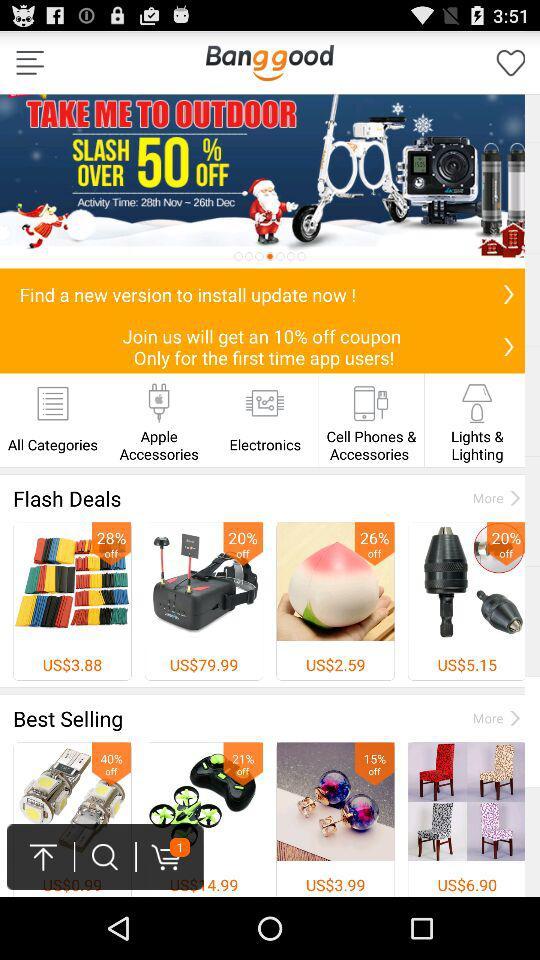 Image resolution: width=540 pixels, height=960 pixels. Describe the element at coordinates (511, 62) in the screenshot. I see `this page` at that location.